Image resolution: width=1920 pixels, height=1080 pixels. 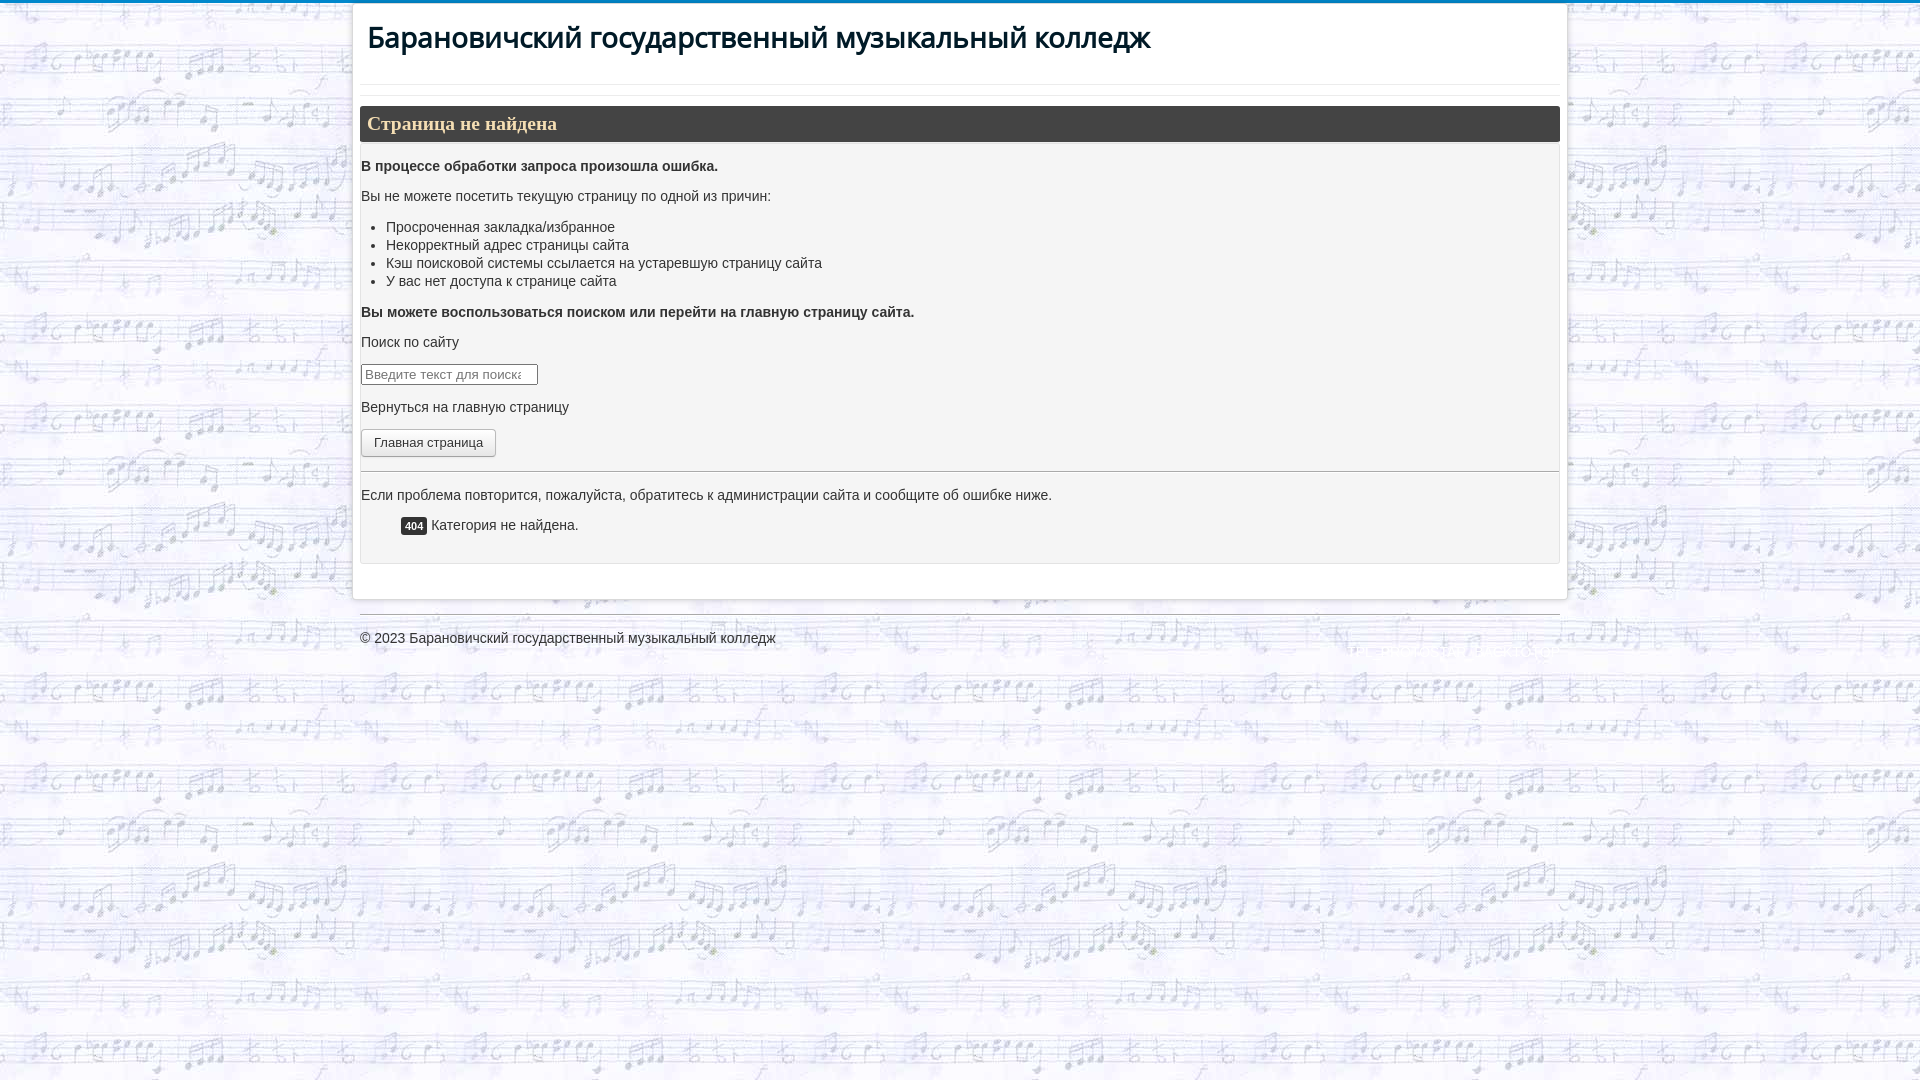 I want to click on 'TPL_PROTOSTAR_BACKTOTOP', so click(x=1453, y=651).